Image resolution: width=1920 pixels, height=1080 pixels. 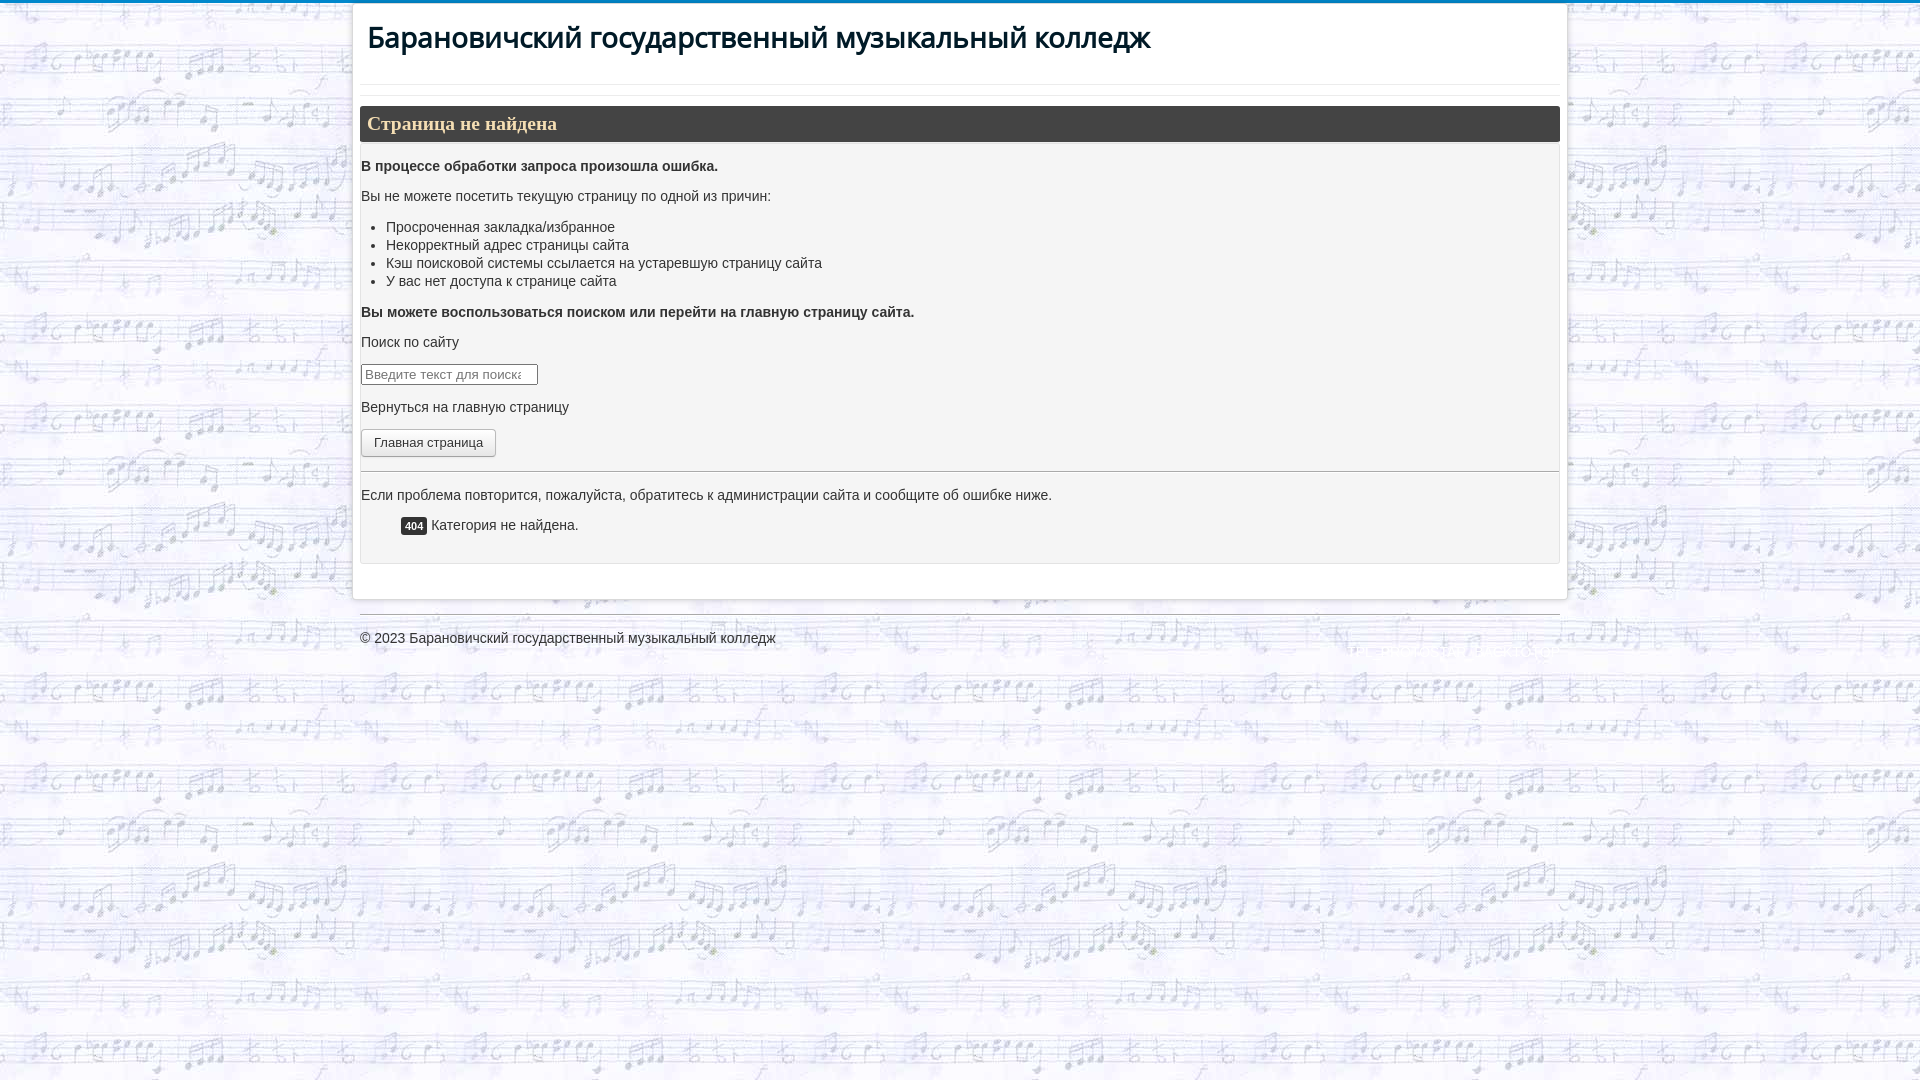 I want to click on 'TPL_PROTOSTAR_BACKTOTOP', so click(x=1453, y=651).